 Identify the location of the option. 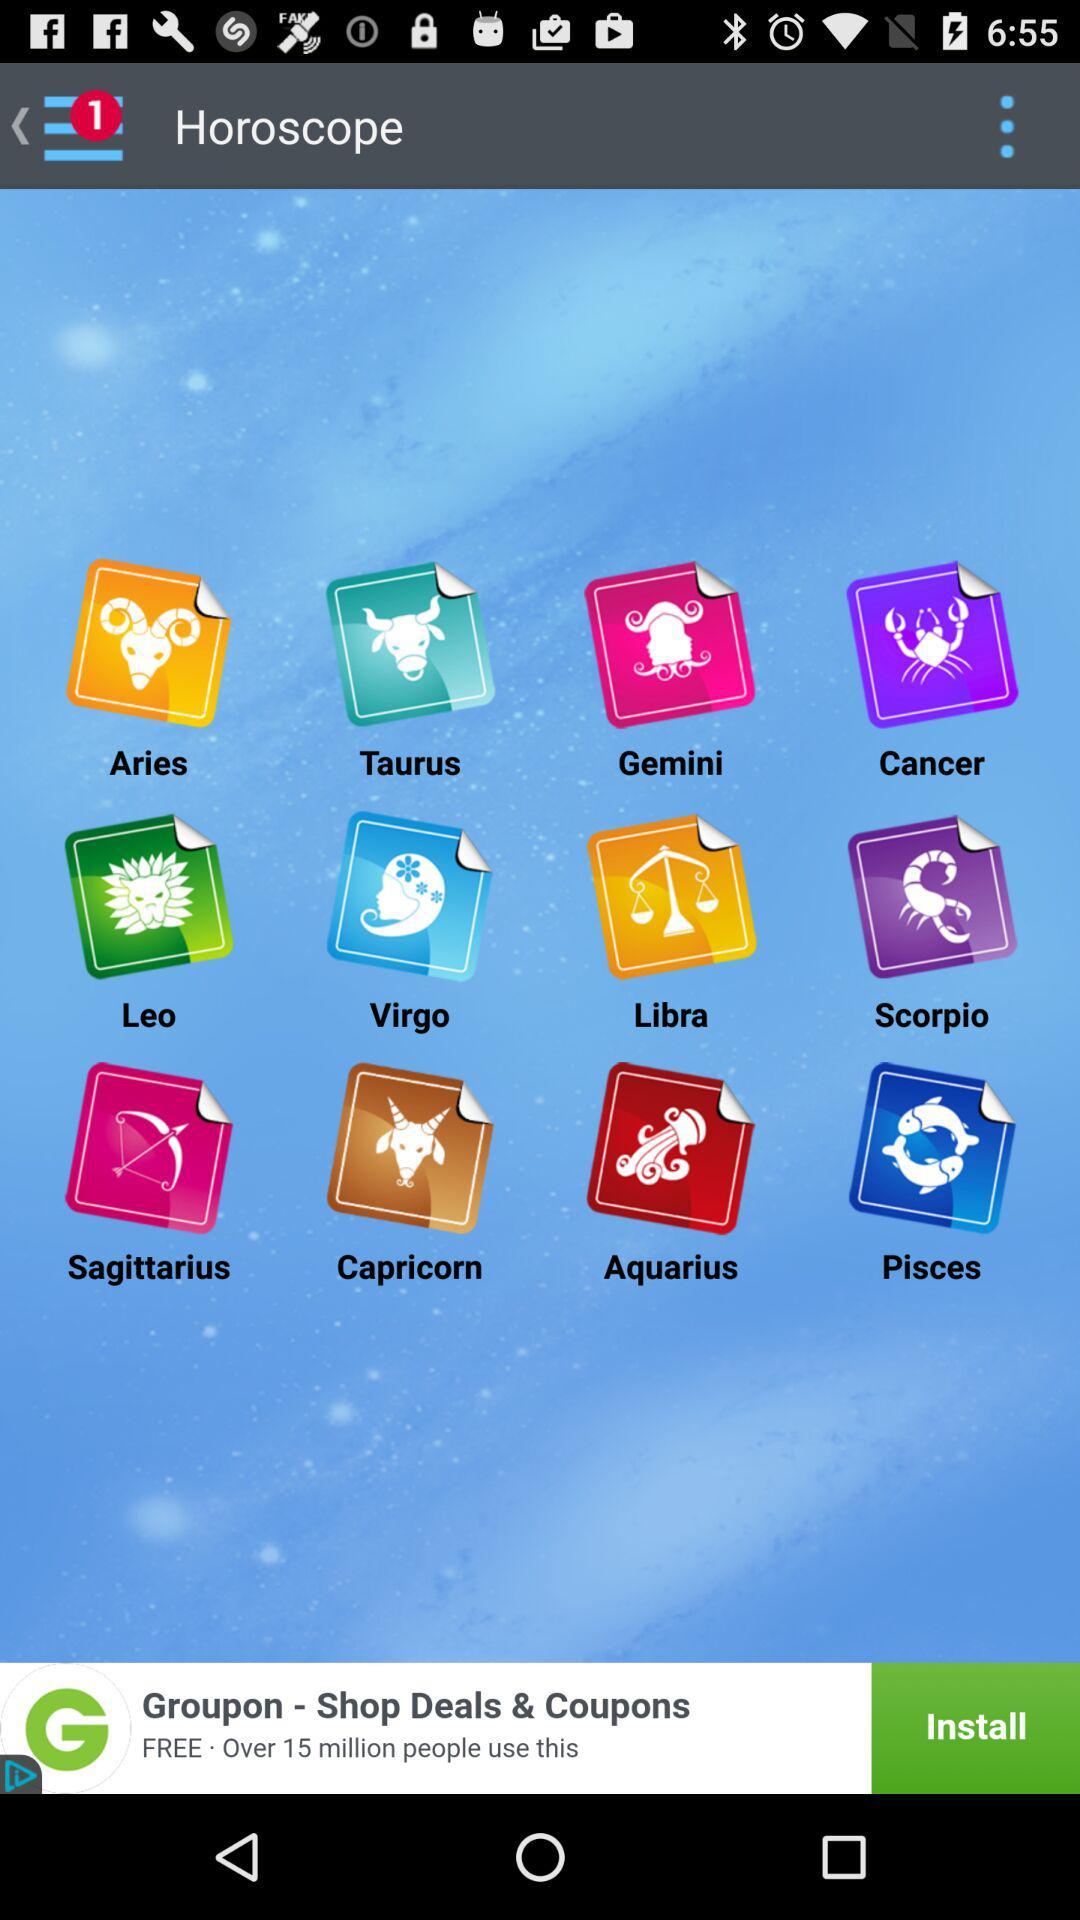
(540, 1727).